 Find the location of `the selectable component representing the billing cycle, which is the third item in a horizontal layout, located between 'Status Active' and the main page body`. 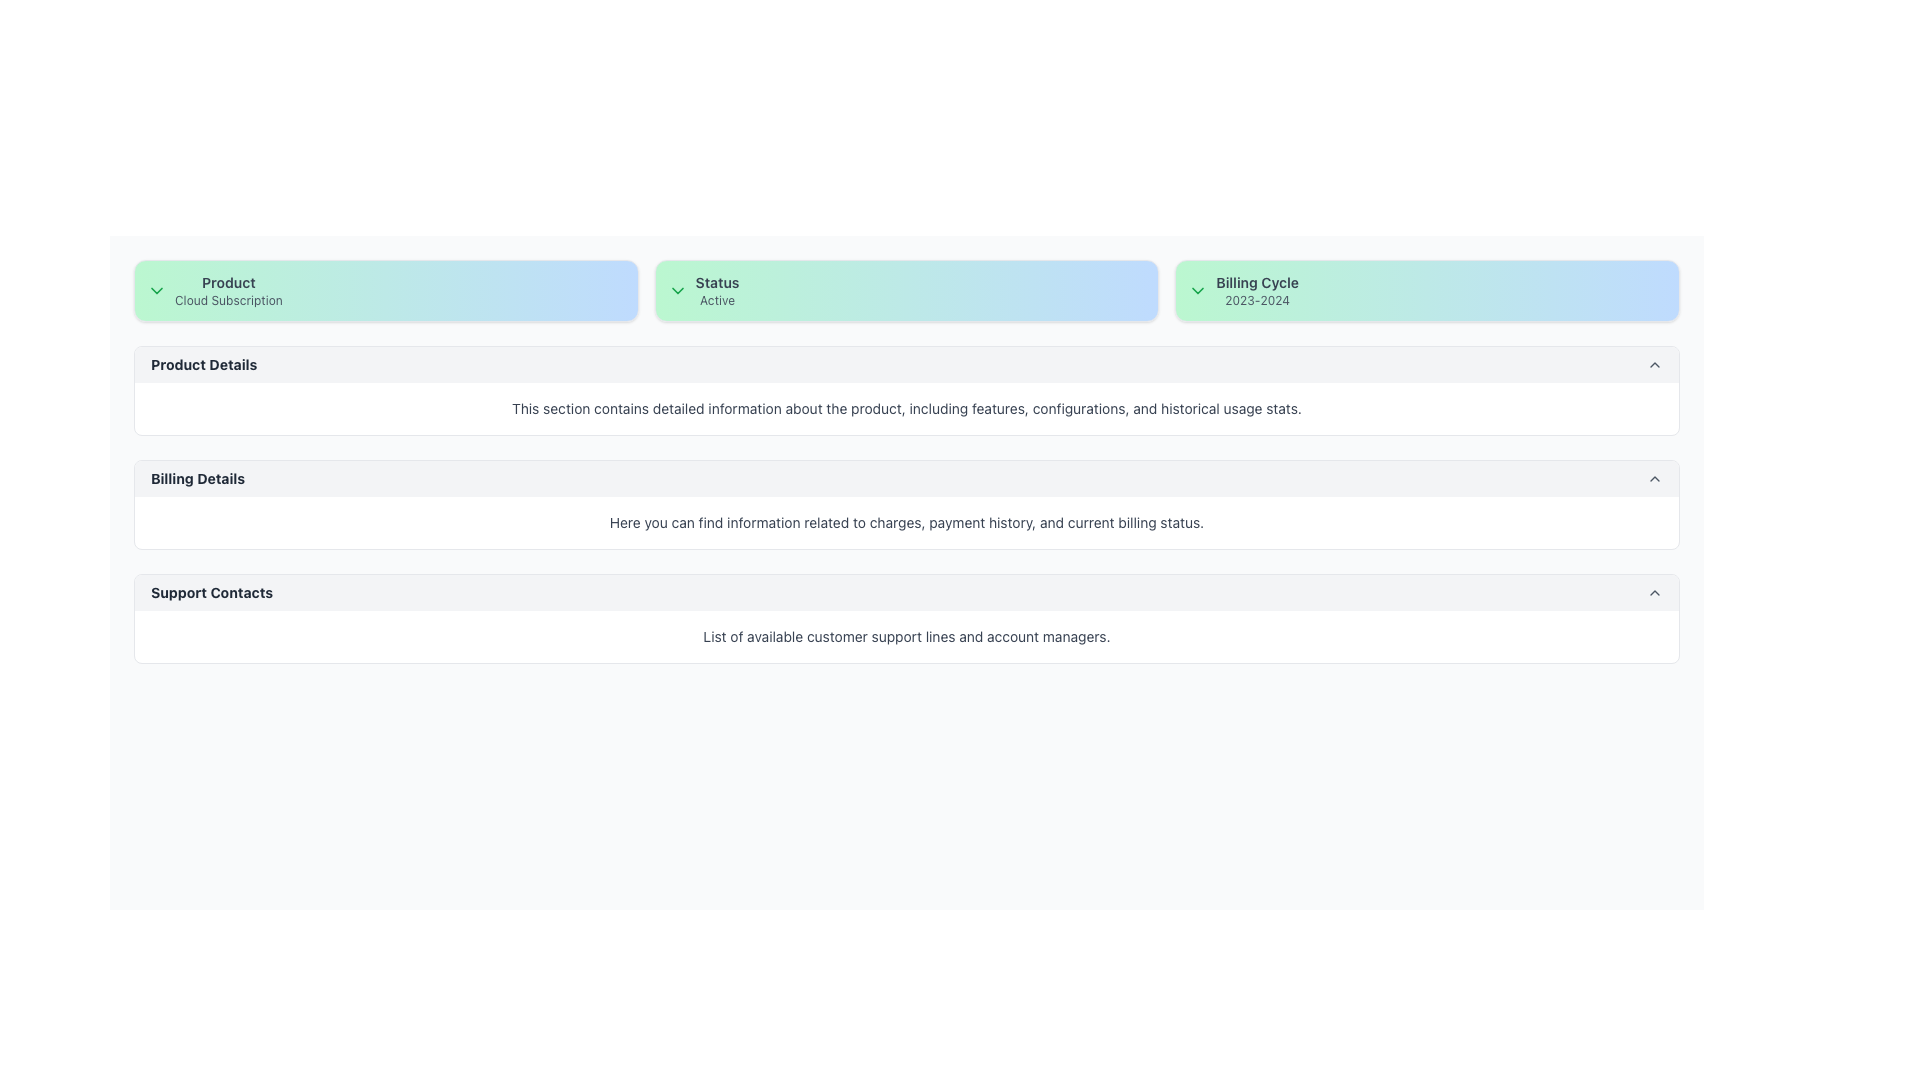

the selectable component representing the billing cycle, which is the third item in a horizontal layout, located between 'Status Active' and the main page body is located at coordinates (1426, 290).